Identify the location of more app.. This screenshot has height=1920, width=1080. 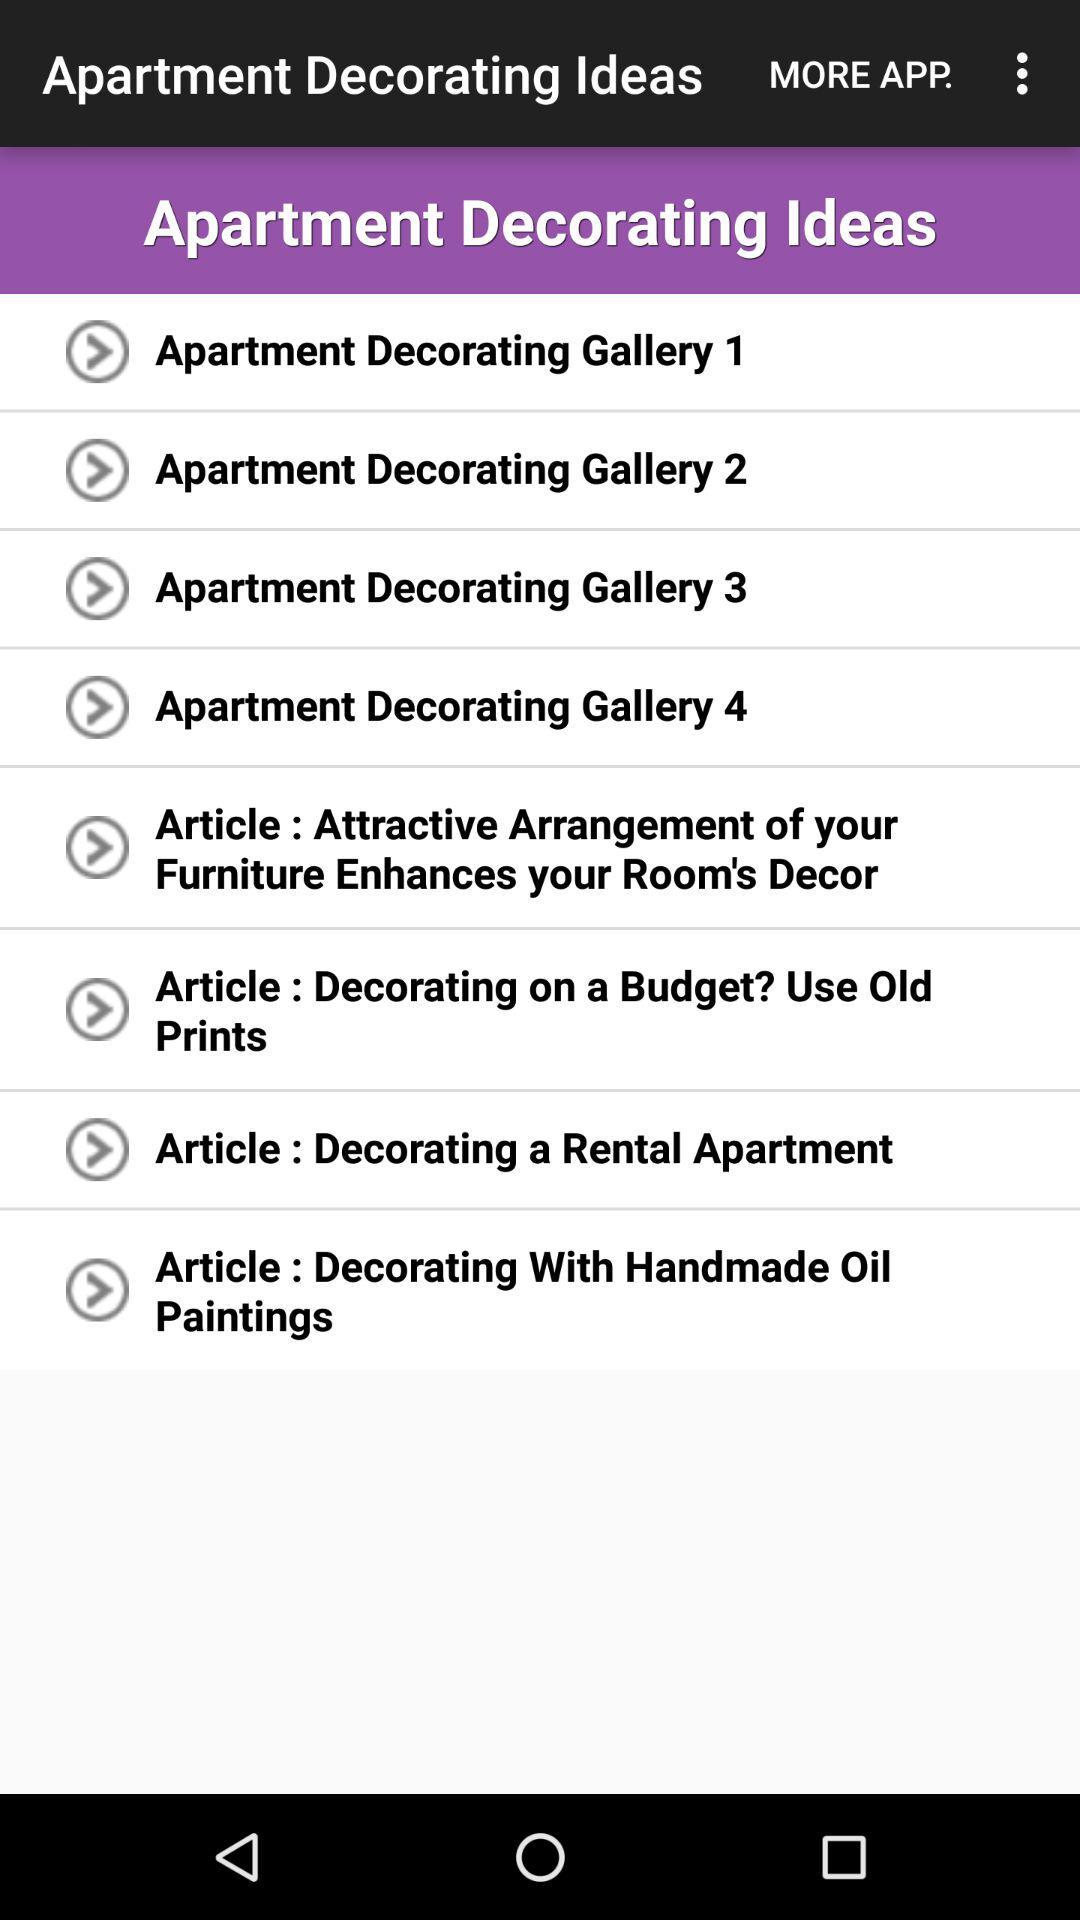
(860, 73).